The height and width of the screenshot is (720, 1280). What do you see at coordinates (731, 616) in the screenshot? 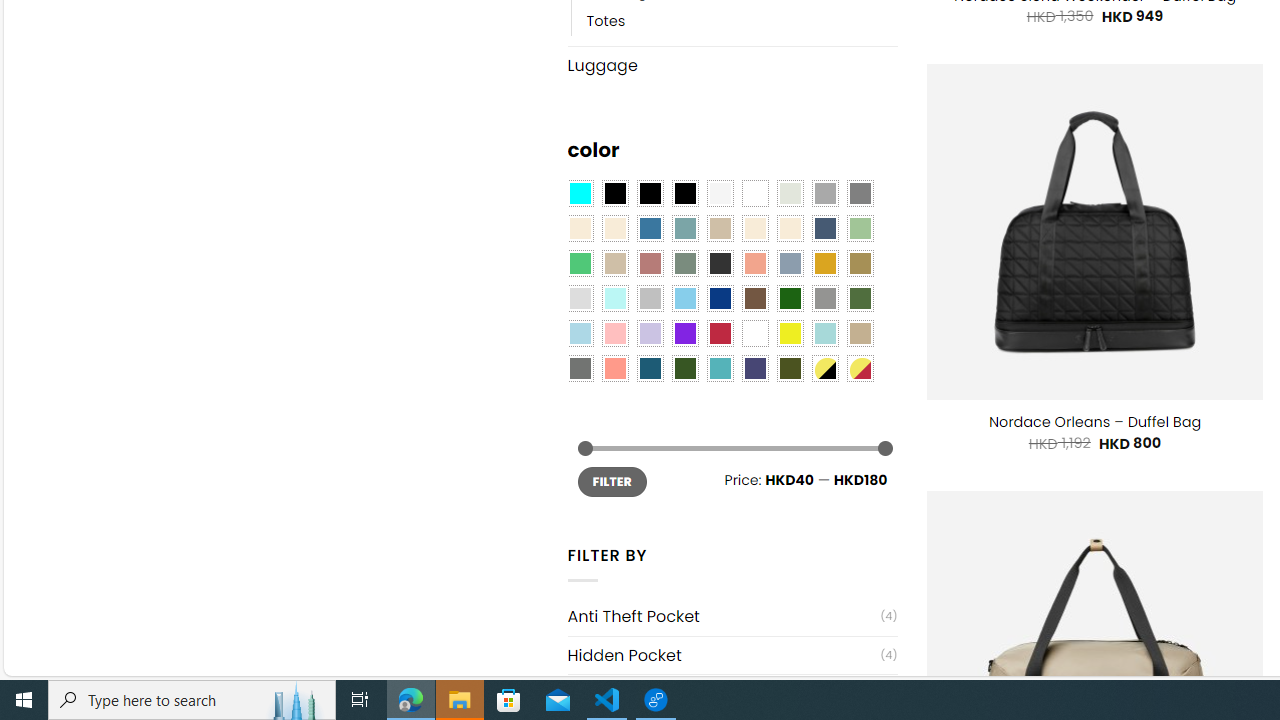
I see `'Anti Theft Pocket(4)'` at bounding box center [731, 616].